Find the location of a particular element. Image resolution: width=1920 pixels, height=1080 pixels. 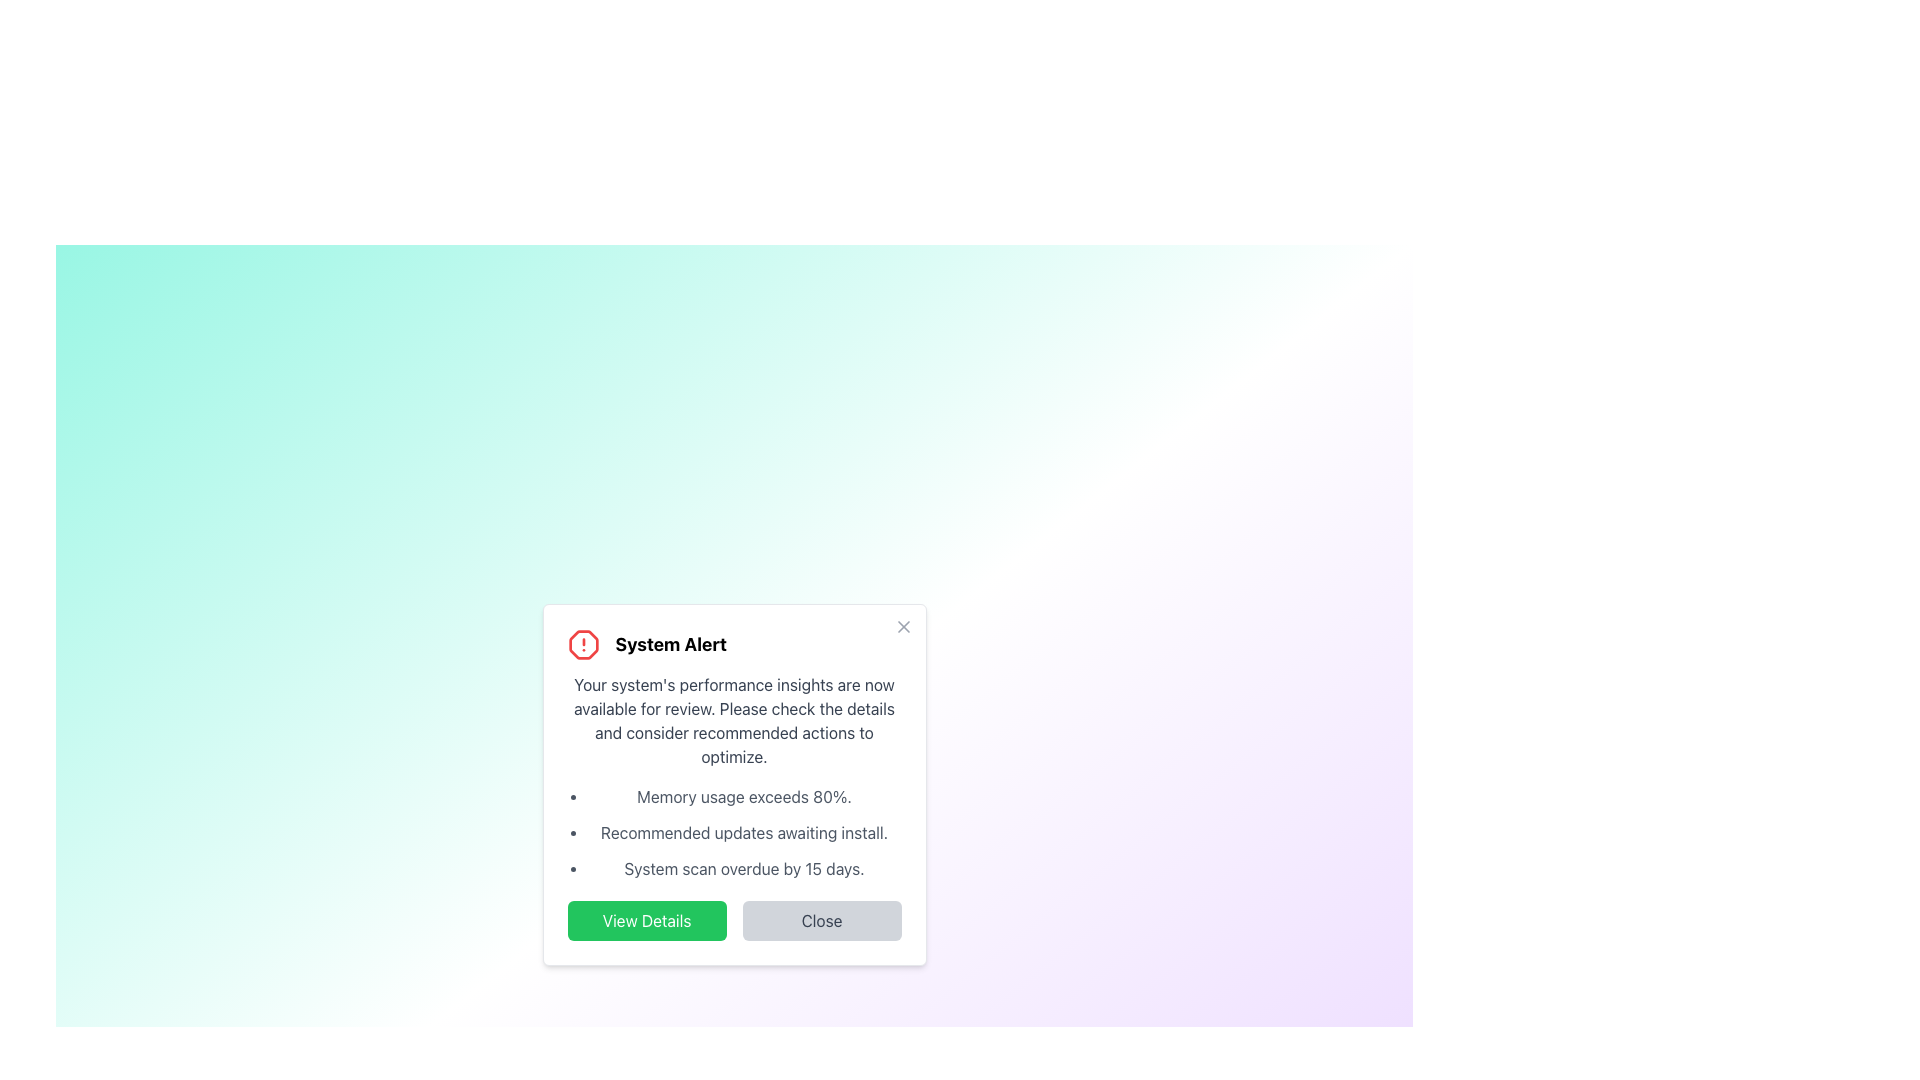

the close button located at the top-right corner of the alert box is located at coordinates (902, 626).